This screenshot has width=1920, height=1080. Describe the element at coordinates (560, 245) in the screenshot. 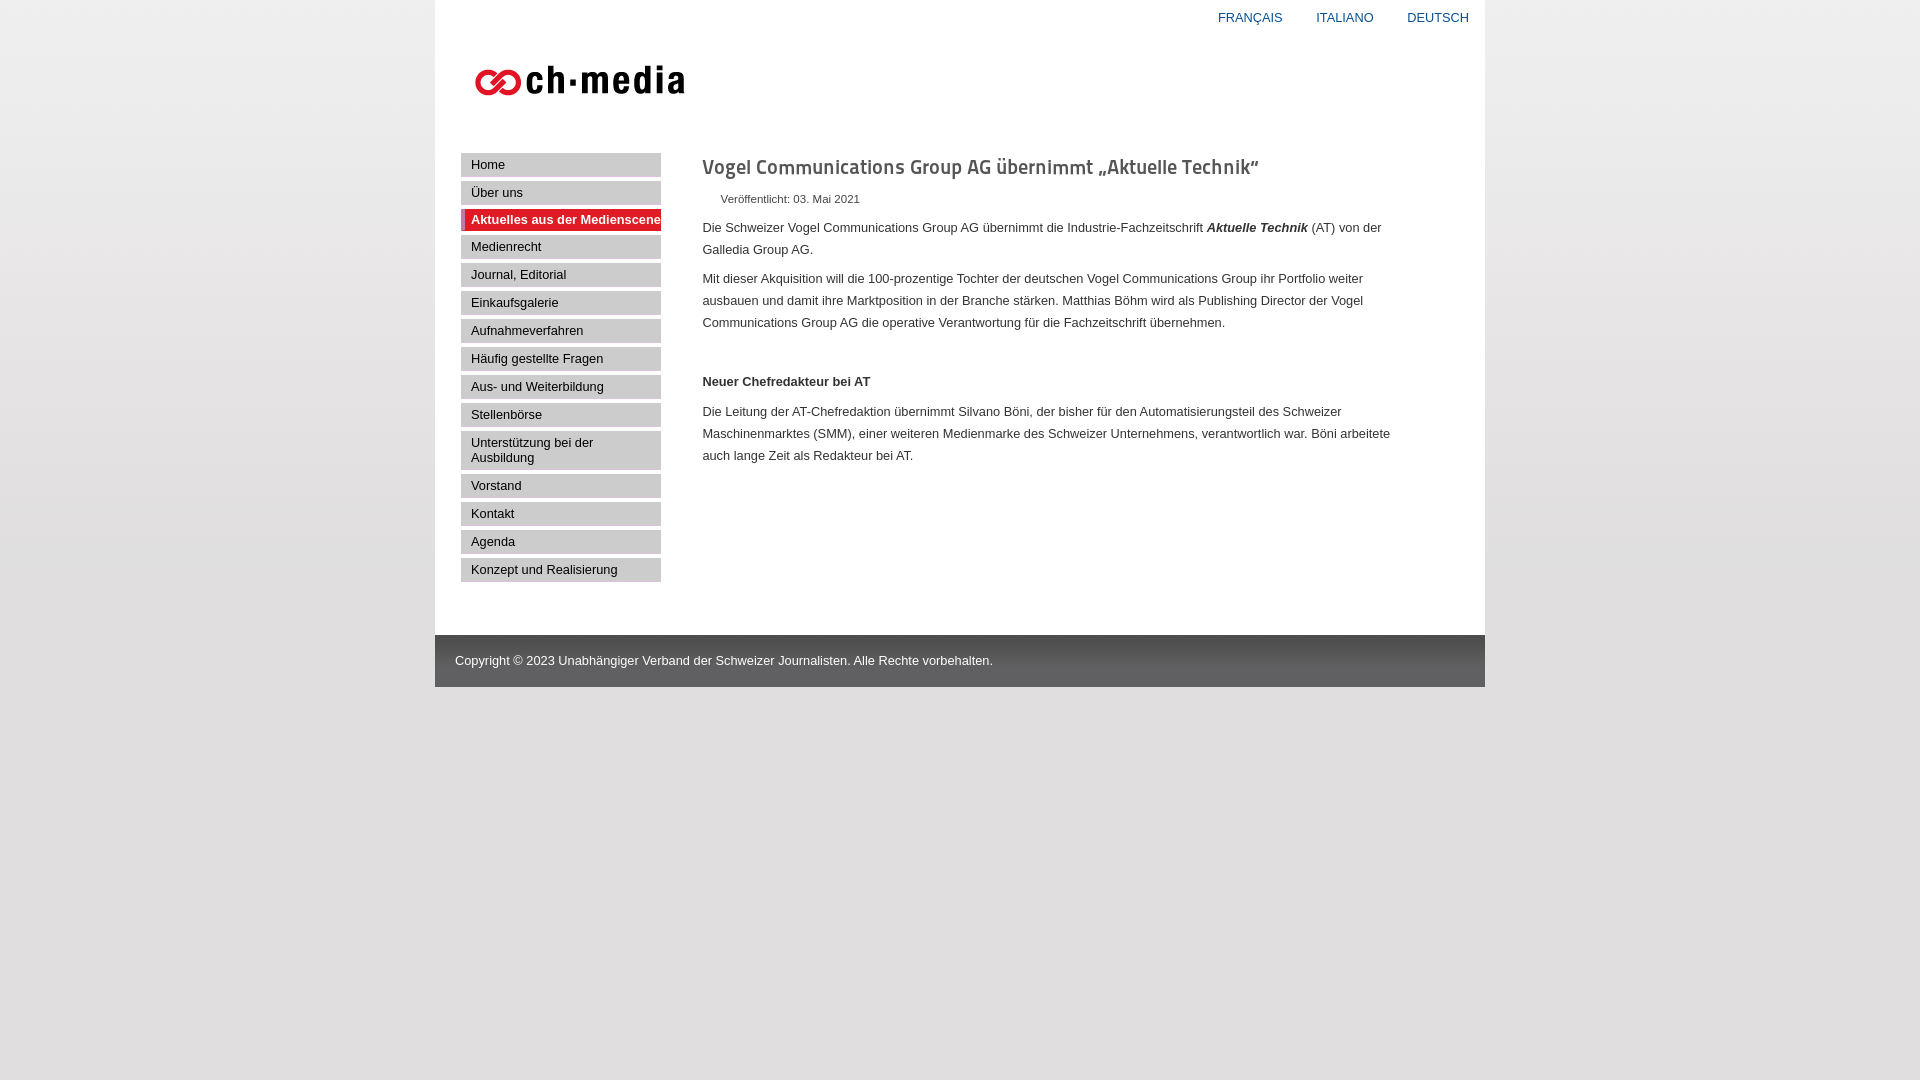

I see `'Medienrecht'` at that location.